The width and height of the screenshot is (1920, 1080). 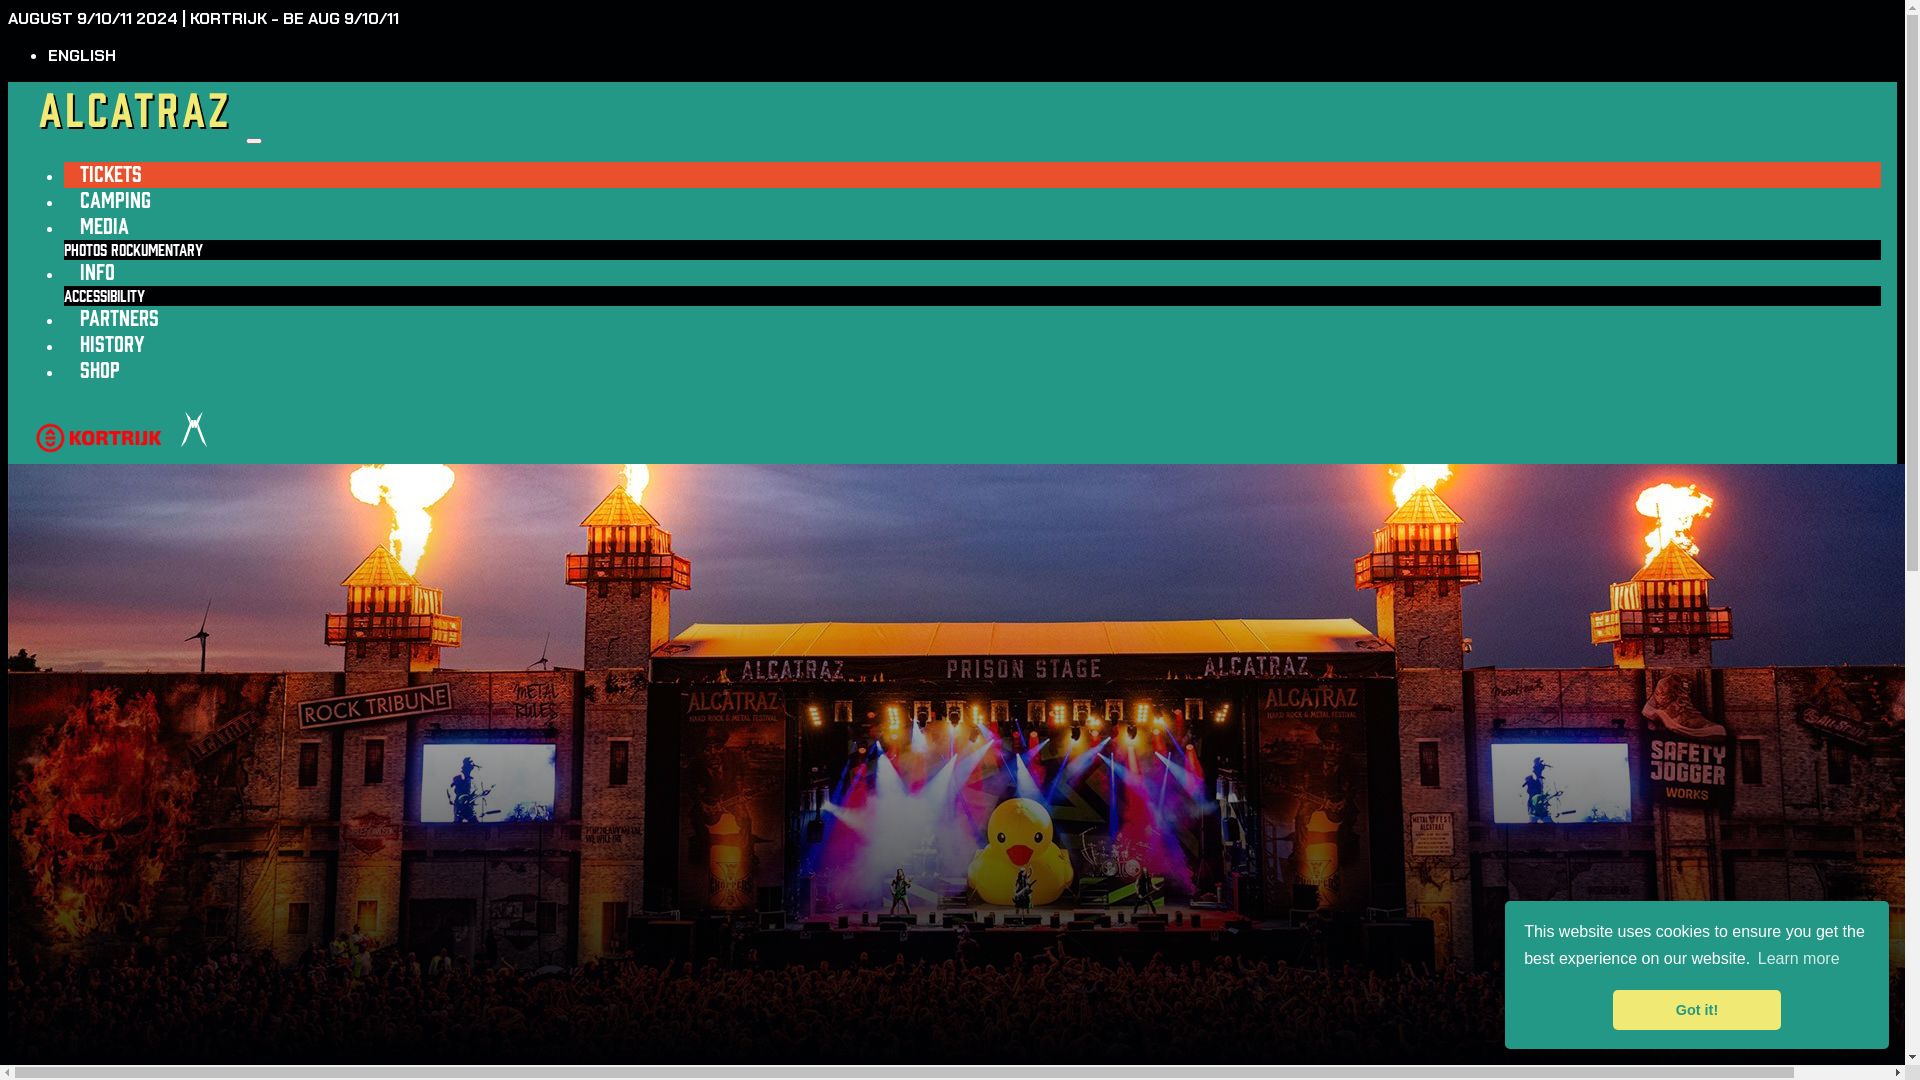 I want to click on 'MEDIA', so click(x=103, y=225).